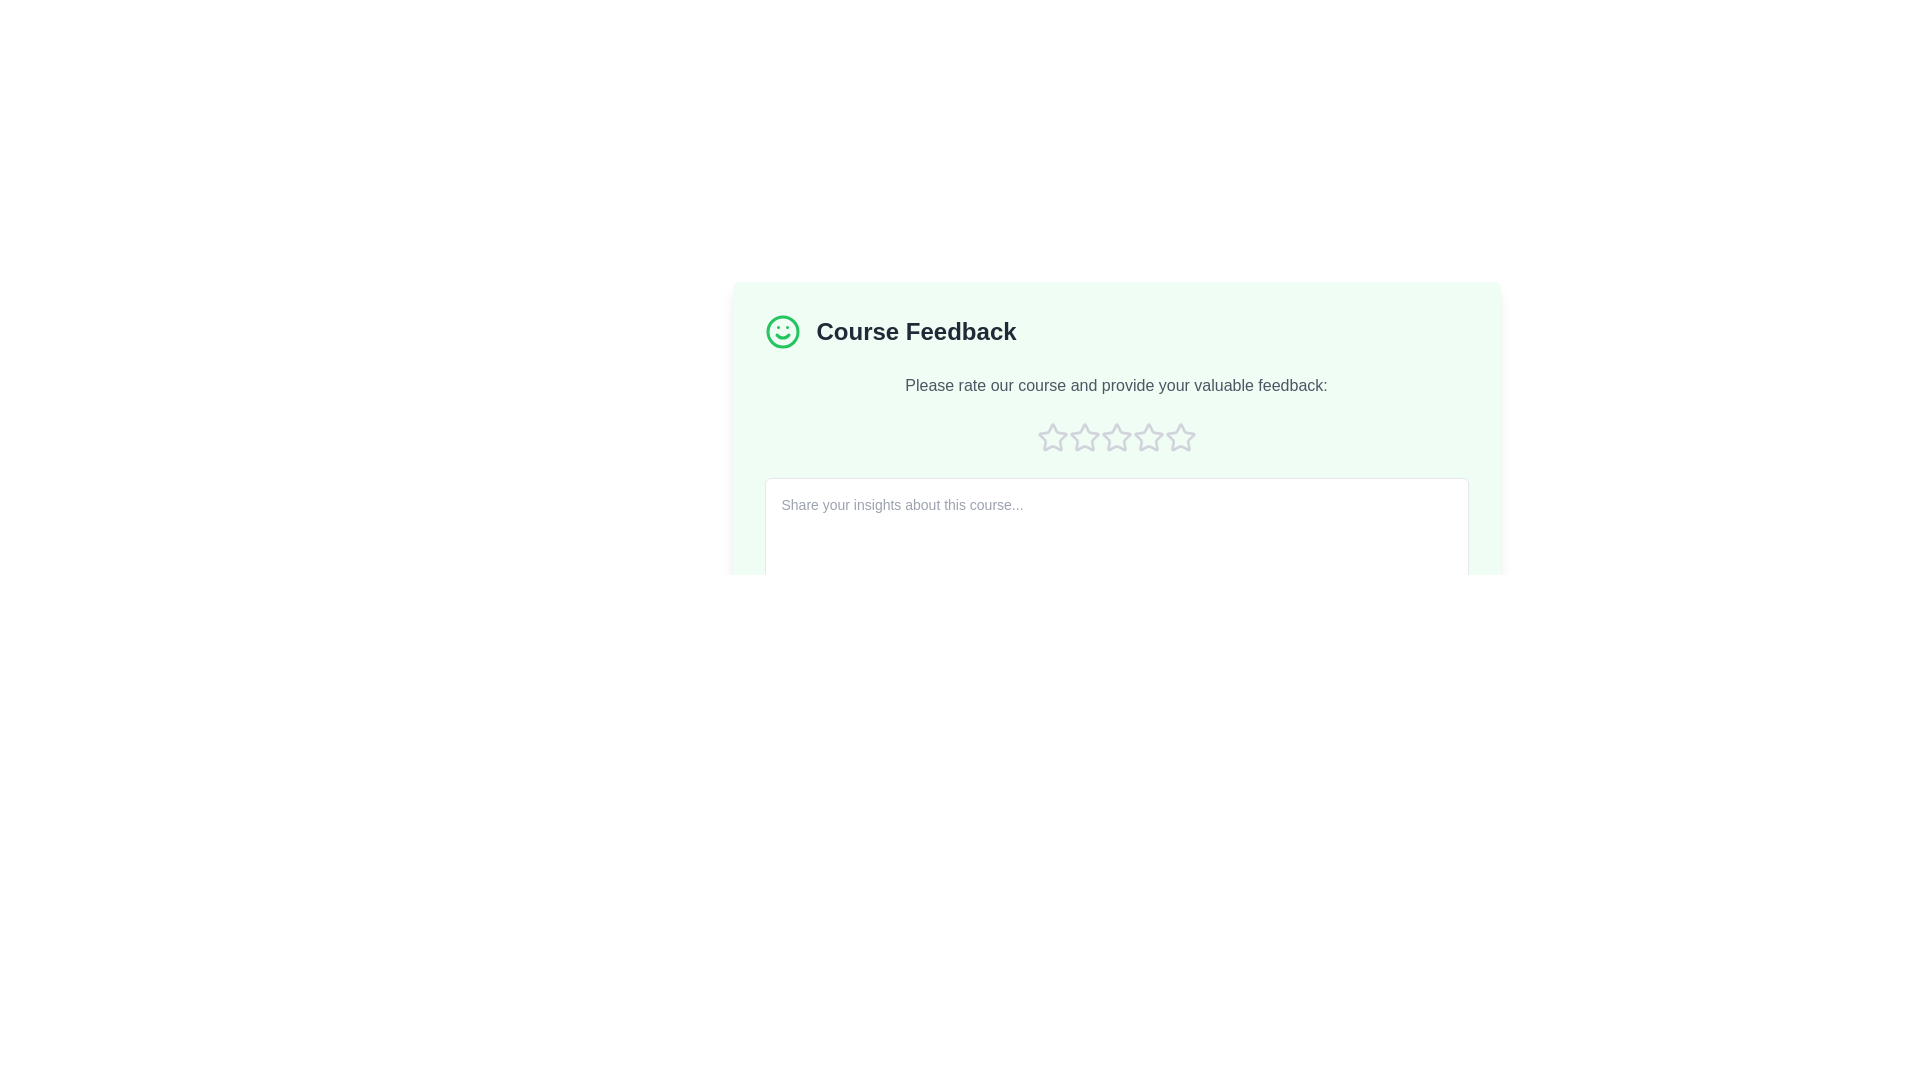 The height and width of the screenshot is (1080, 1920). I want to click on the static textual information that prompts users to rate the course and provide feedback, which is rendered in gray font and is located below the 'Course Feedback' heading, so click(1115, 385).